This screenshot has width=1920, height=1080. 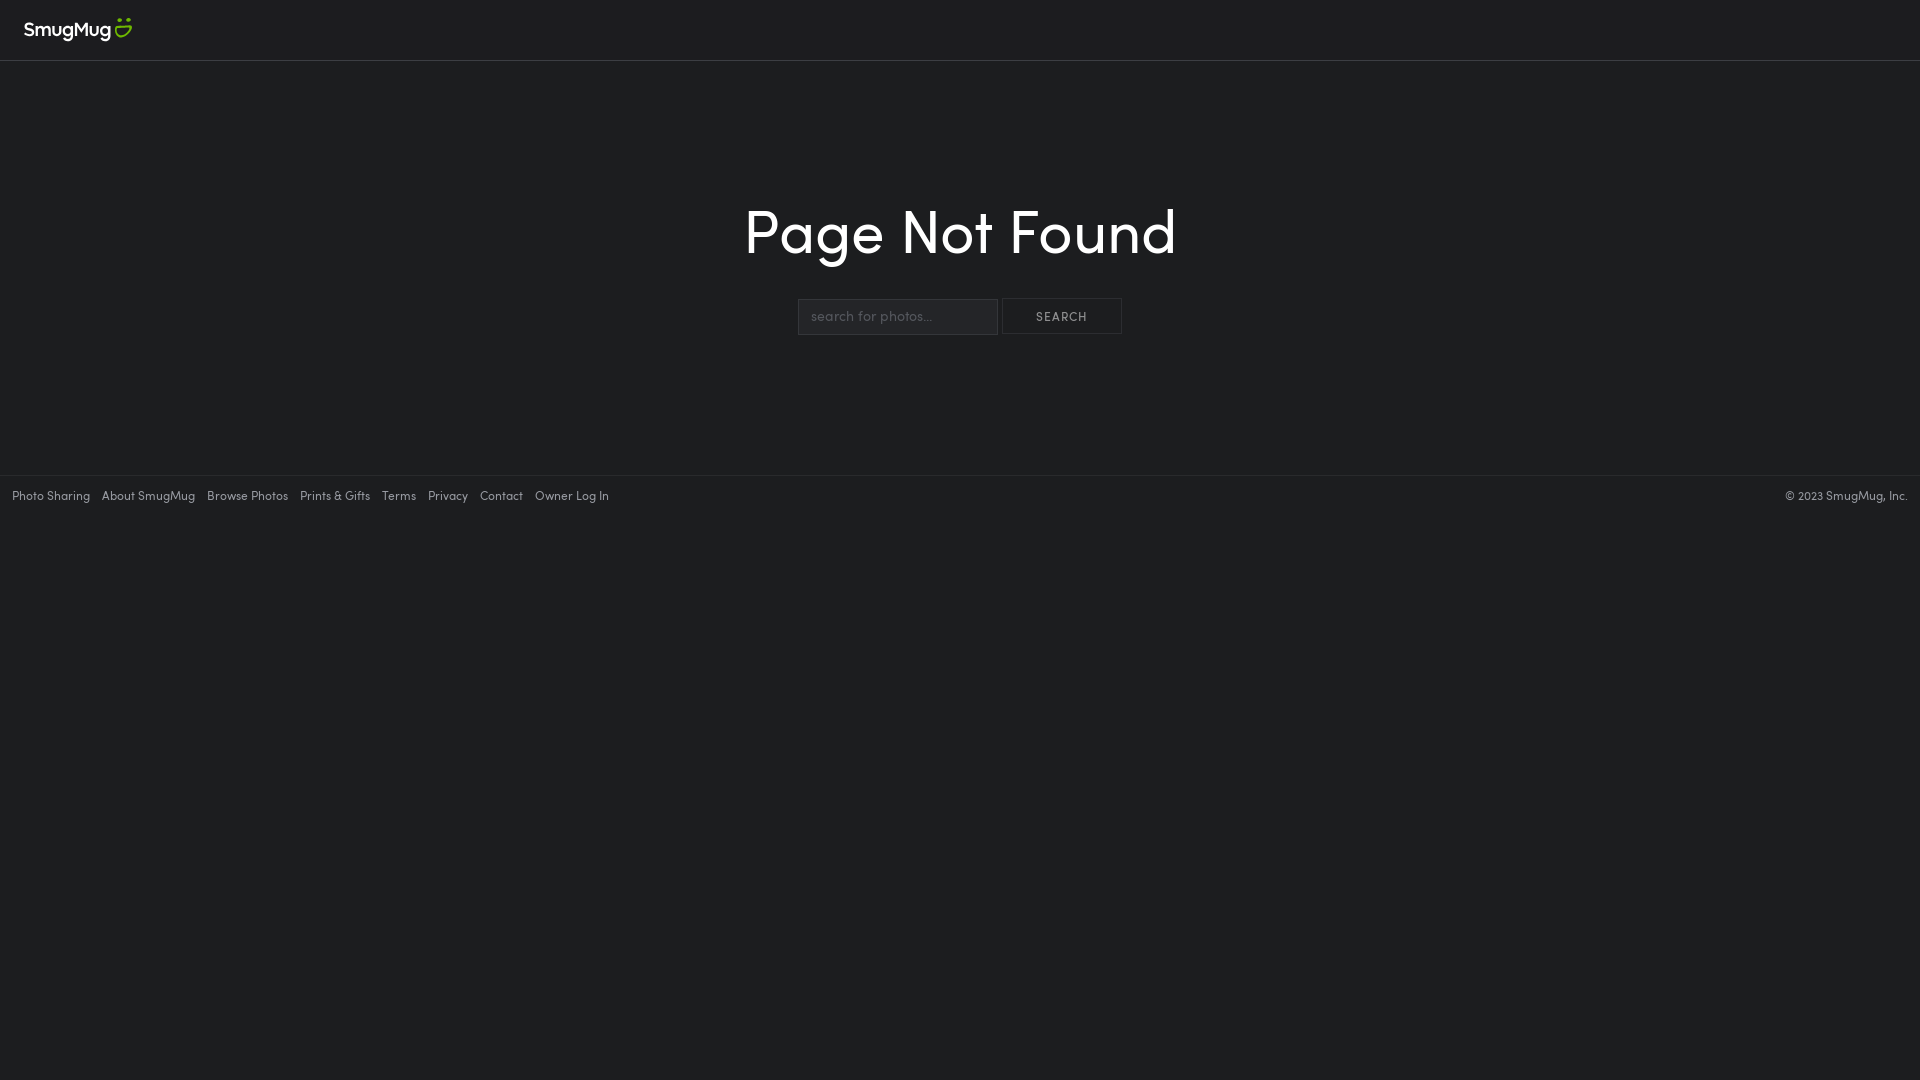 What do you see at coordinates (206, 494) in the screenshot?
I see `'Browse Photos'` at bounding box center [206, 494].